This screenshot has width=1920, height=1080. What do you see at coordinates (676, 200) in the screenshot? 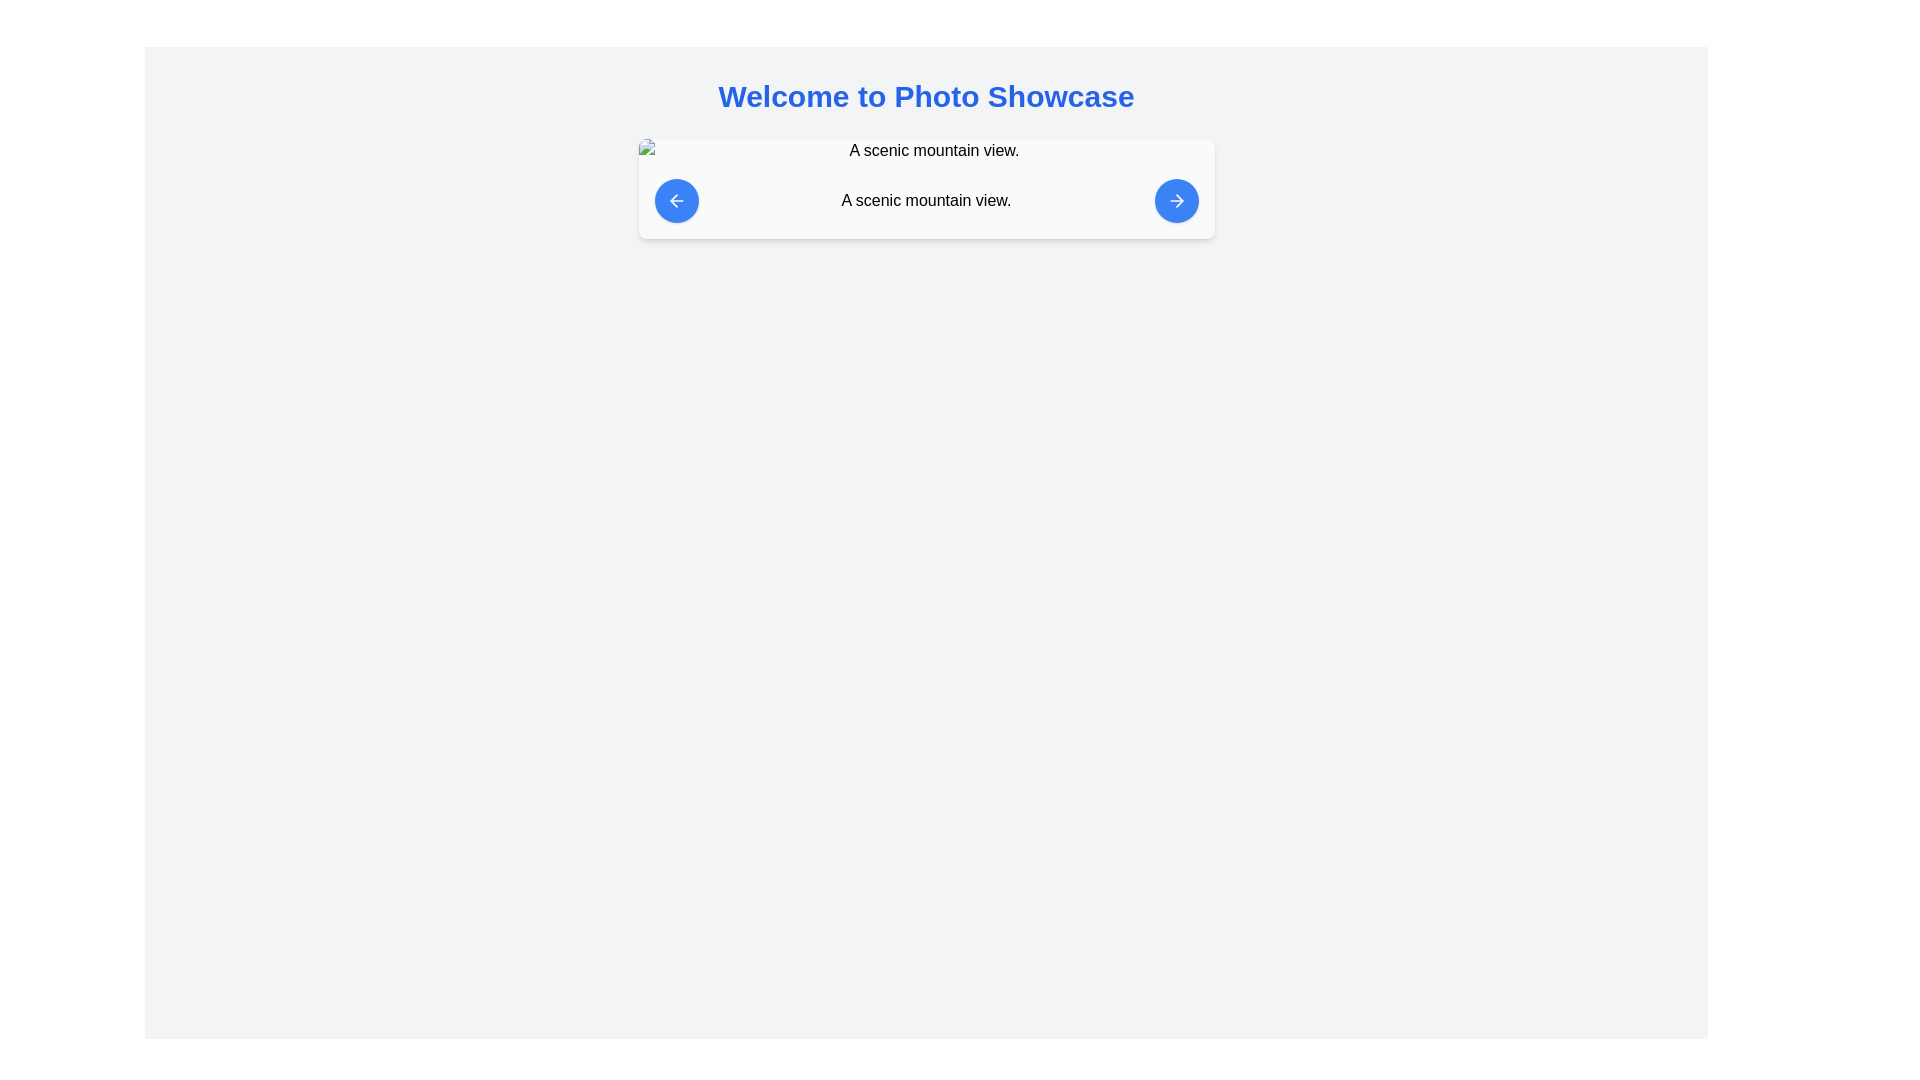
I see `the circular blue button with a white left-pointing arrow icon` at bounding box center [676, 200].